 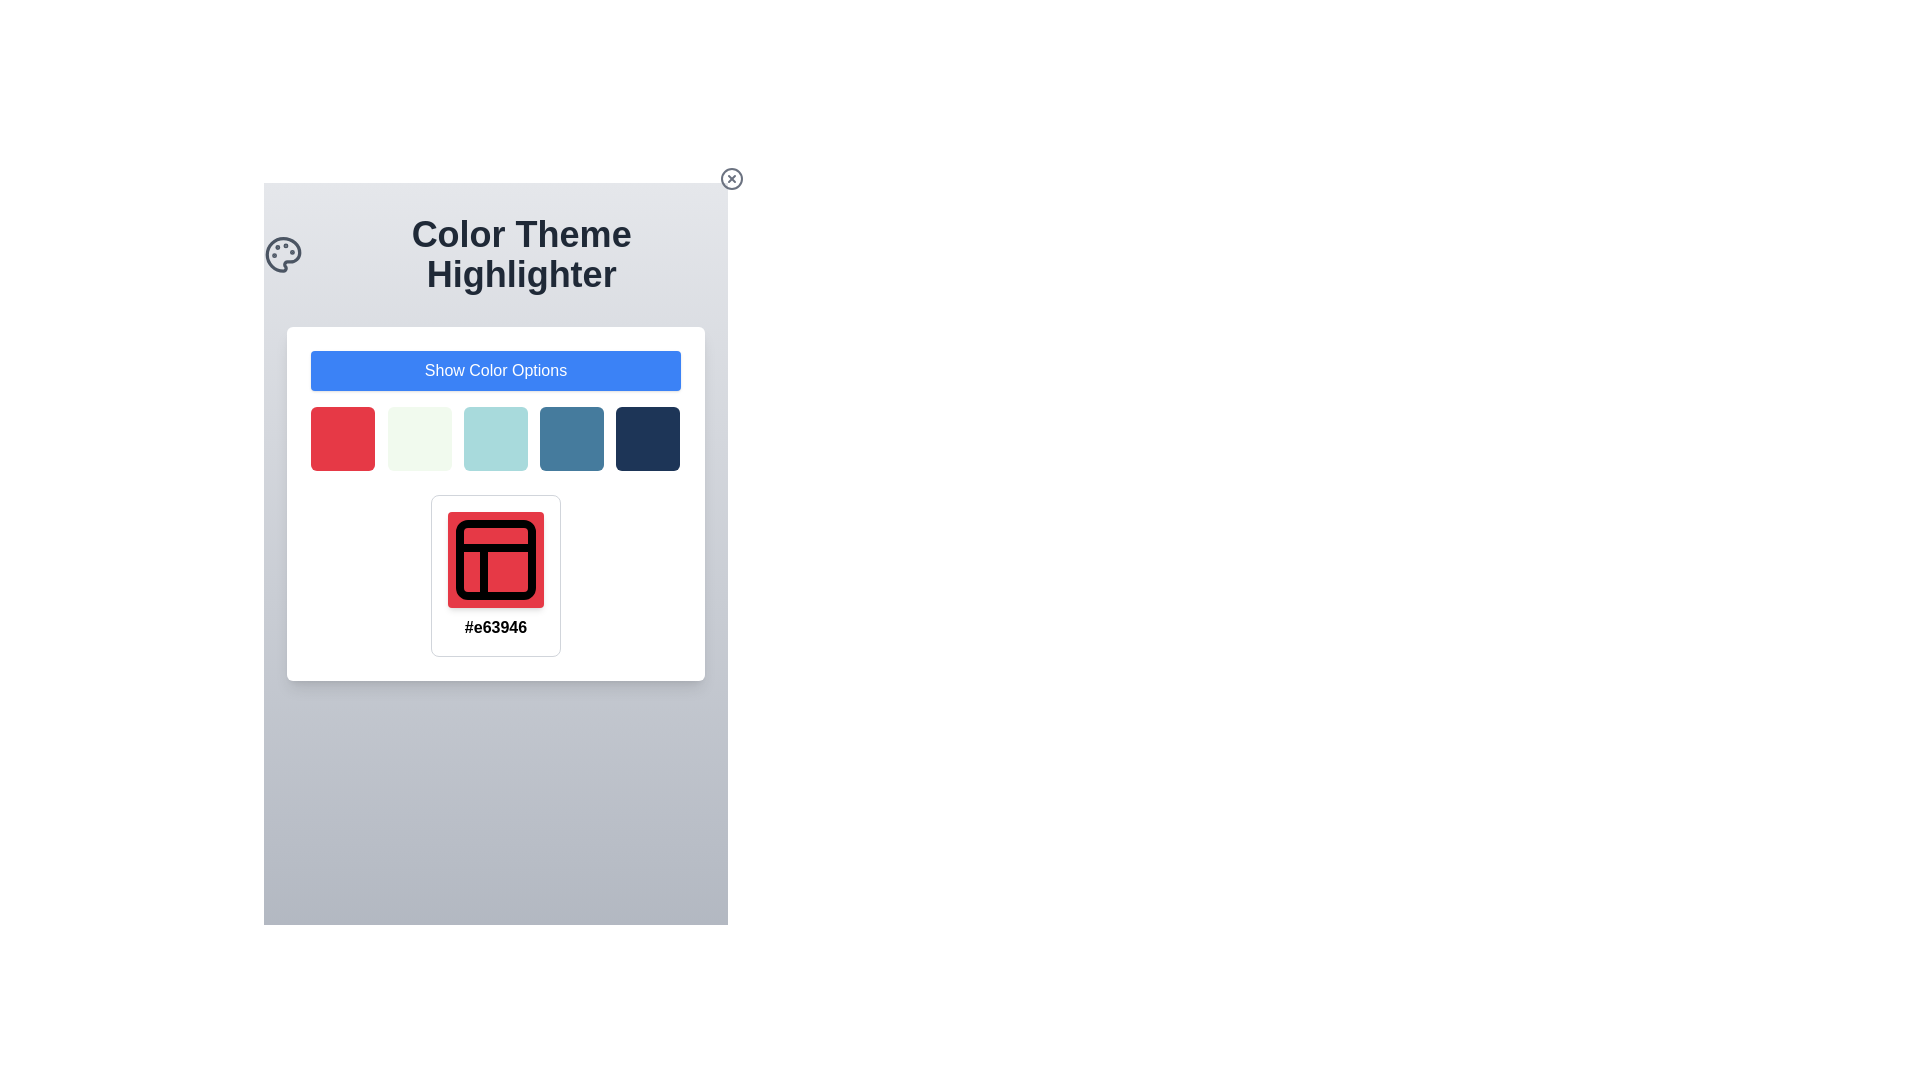 I want to click on the dark blue button with rounded corners located at the far right of a horizontal grid of five buttons, so click(x=648, y=438).